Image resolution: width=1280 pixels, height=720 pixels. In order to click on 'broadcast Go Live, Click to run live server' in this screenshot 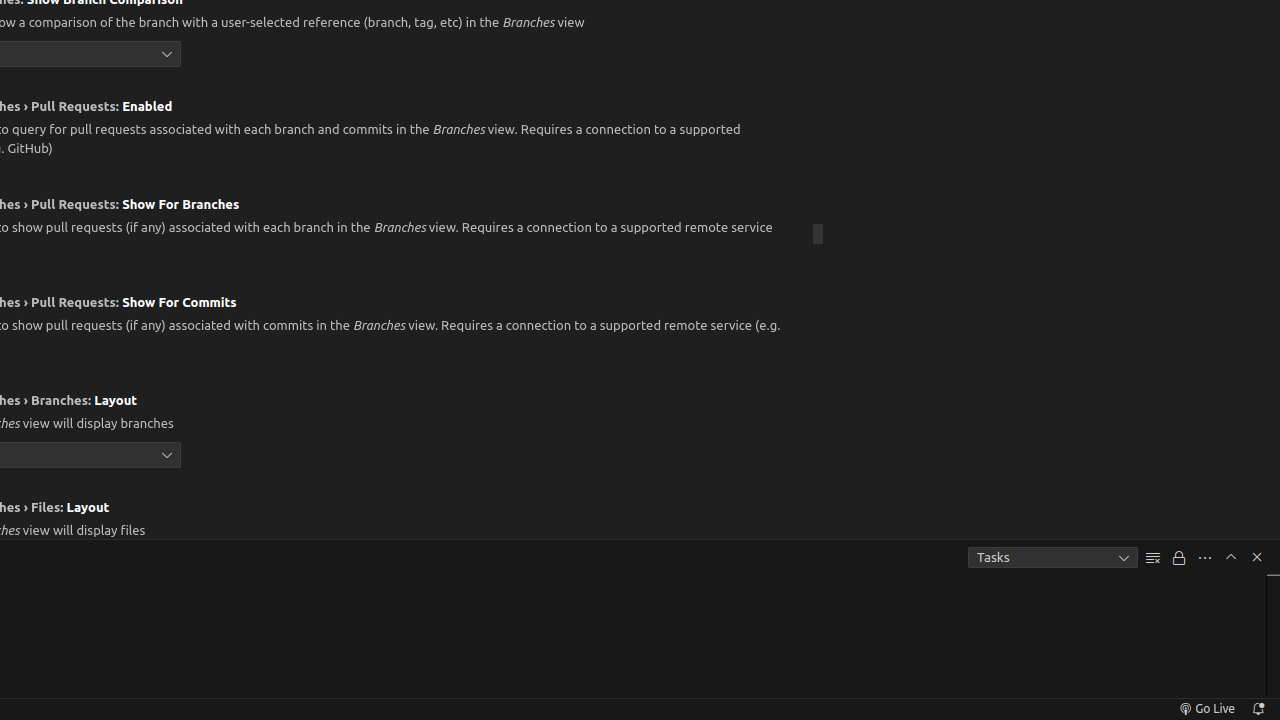, I will do `click(1205, 707)`.